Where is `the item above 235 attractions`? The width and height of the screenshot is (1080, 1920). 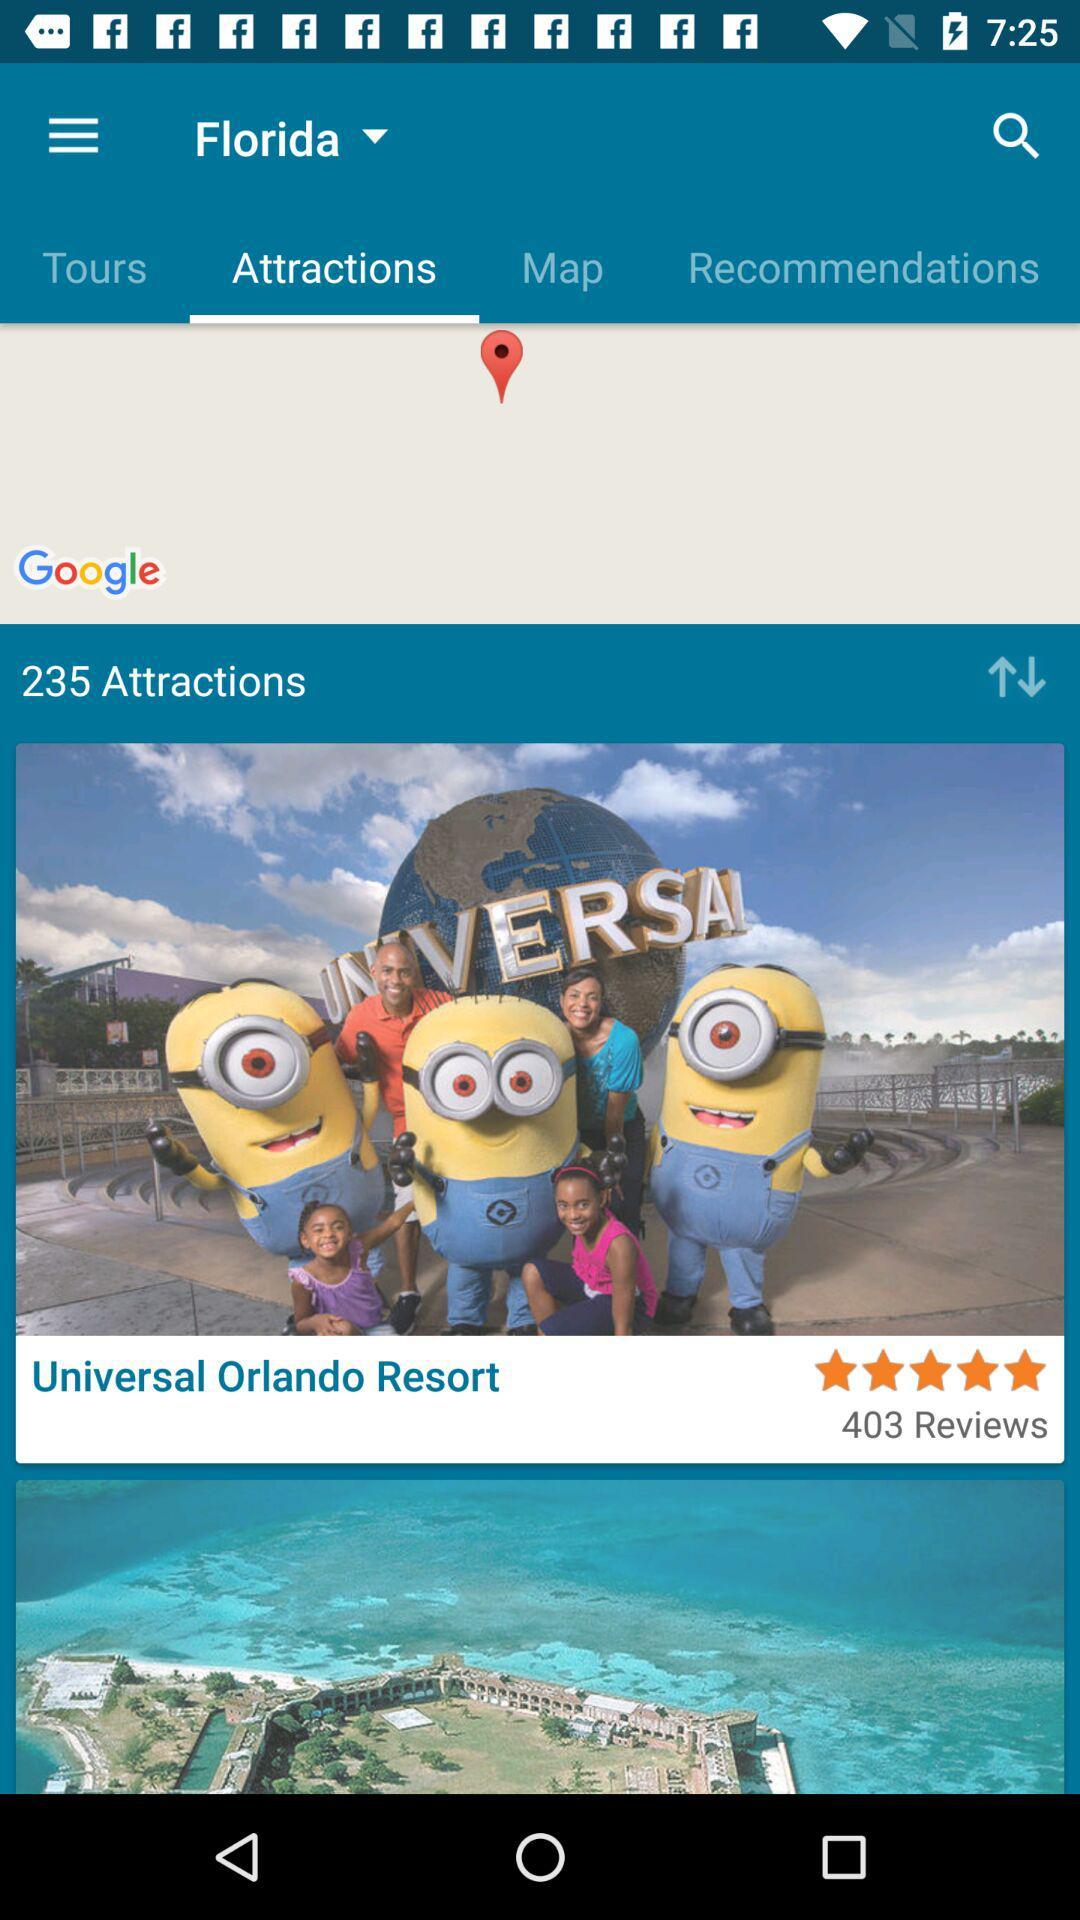 the item above 235 attractions is located at coordinates (861, 265).